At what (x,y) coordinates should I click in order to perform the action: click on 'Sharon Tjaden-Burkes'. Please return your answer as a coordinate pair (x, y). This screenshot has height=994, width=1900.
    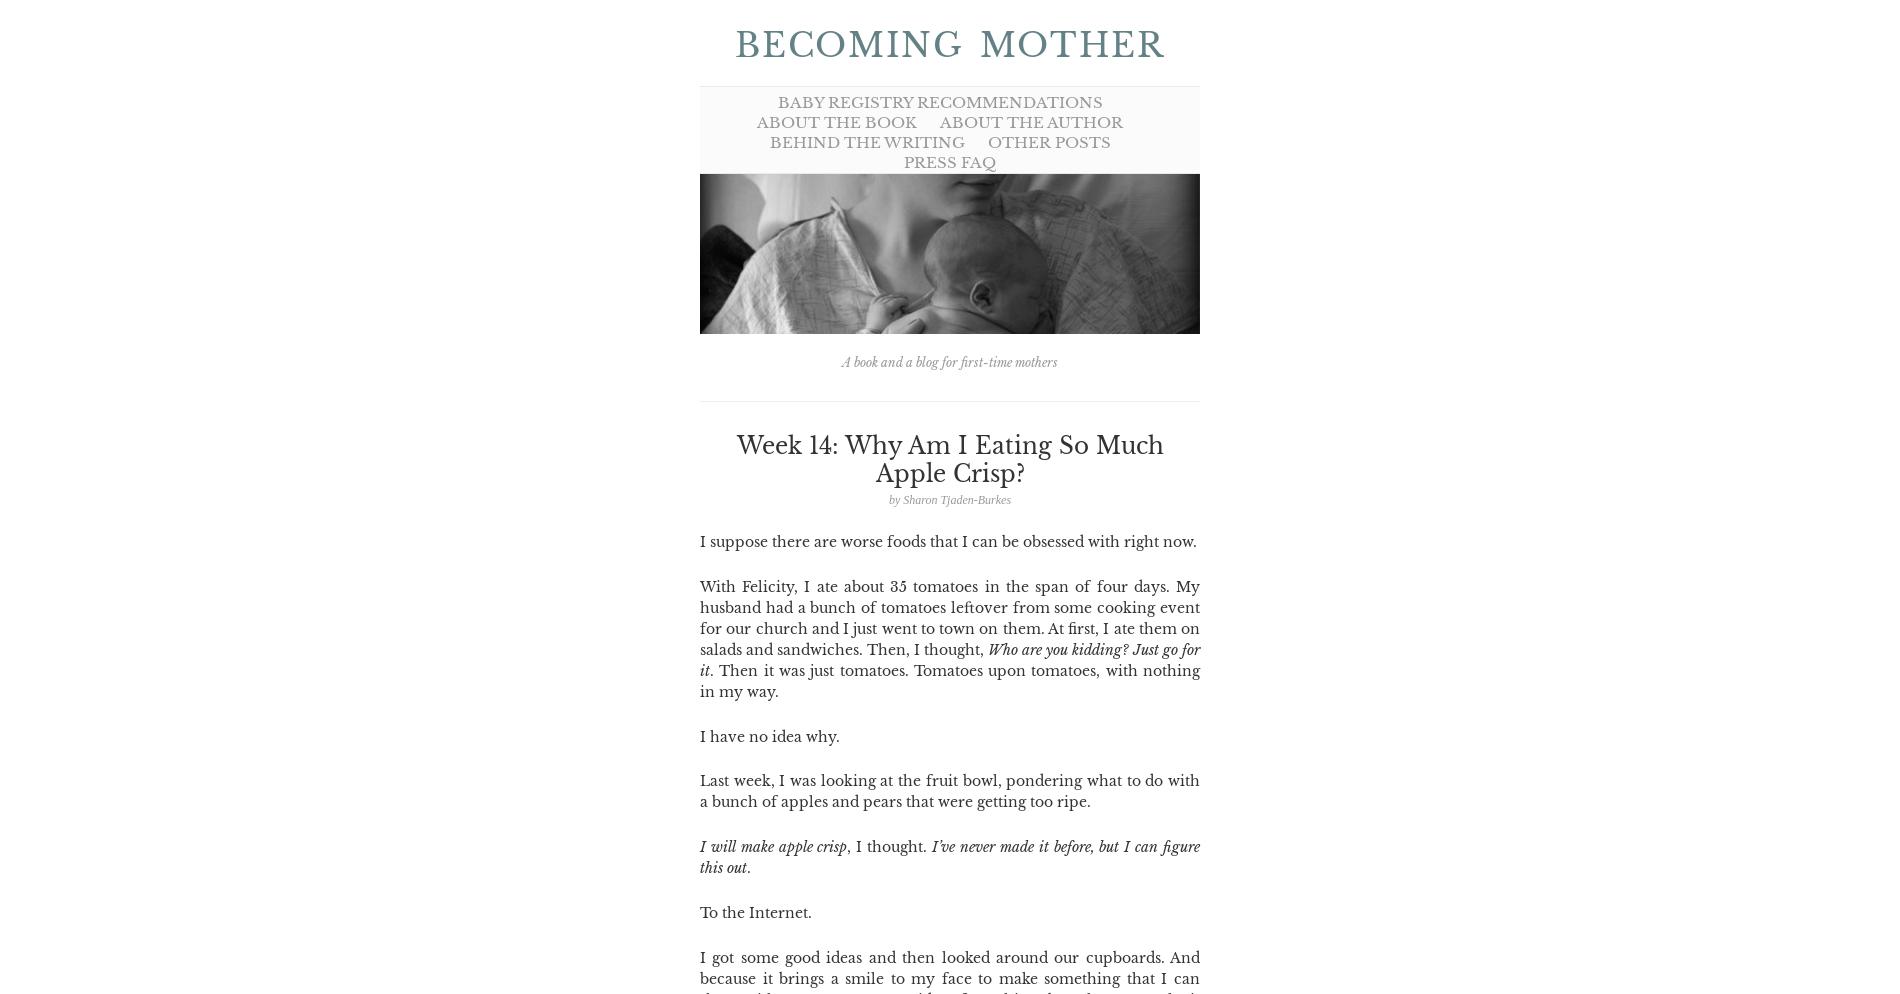
    Looking at the image, I should click on (957, 499).